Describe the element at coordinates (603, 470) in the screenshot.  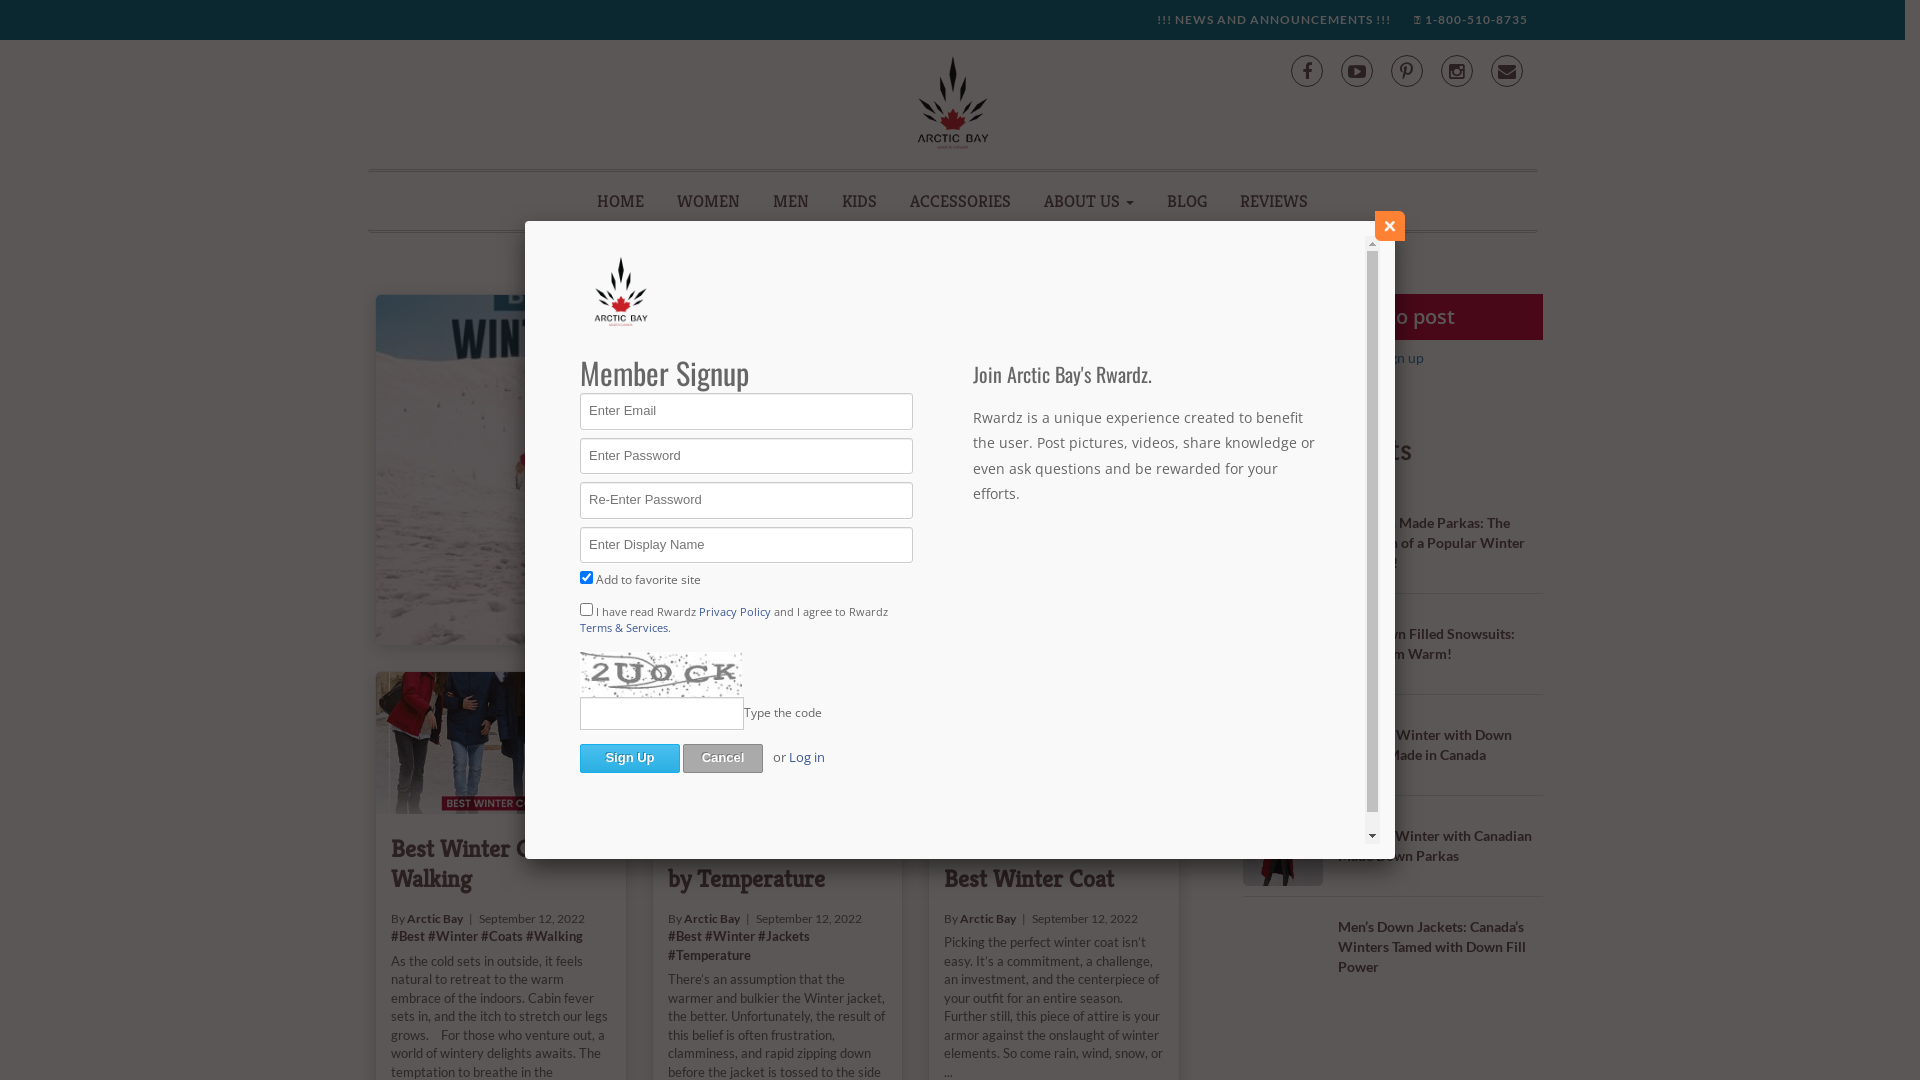
I see `'Best Luxury Winter Jackets'` at that location.